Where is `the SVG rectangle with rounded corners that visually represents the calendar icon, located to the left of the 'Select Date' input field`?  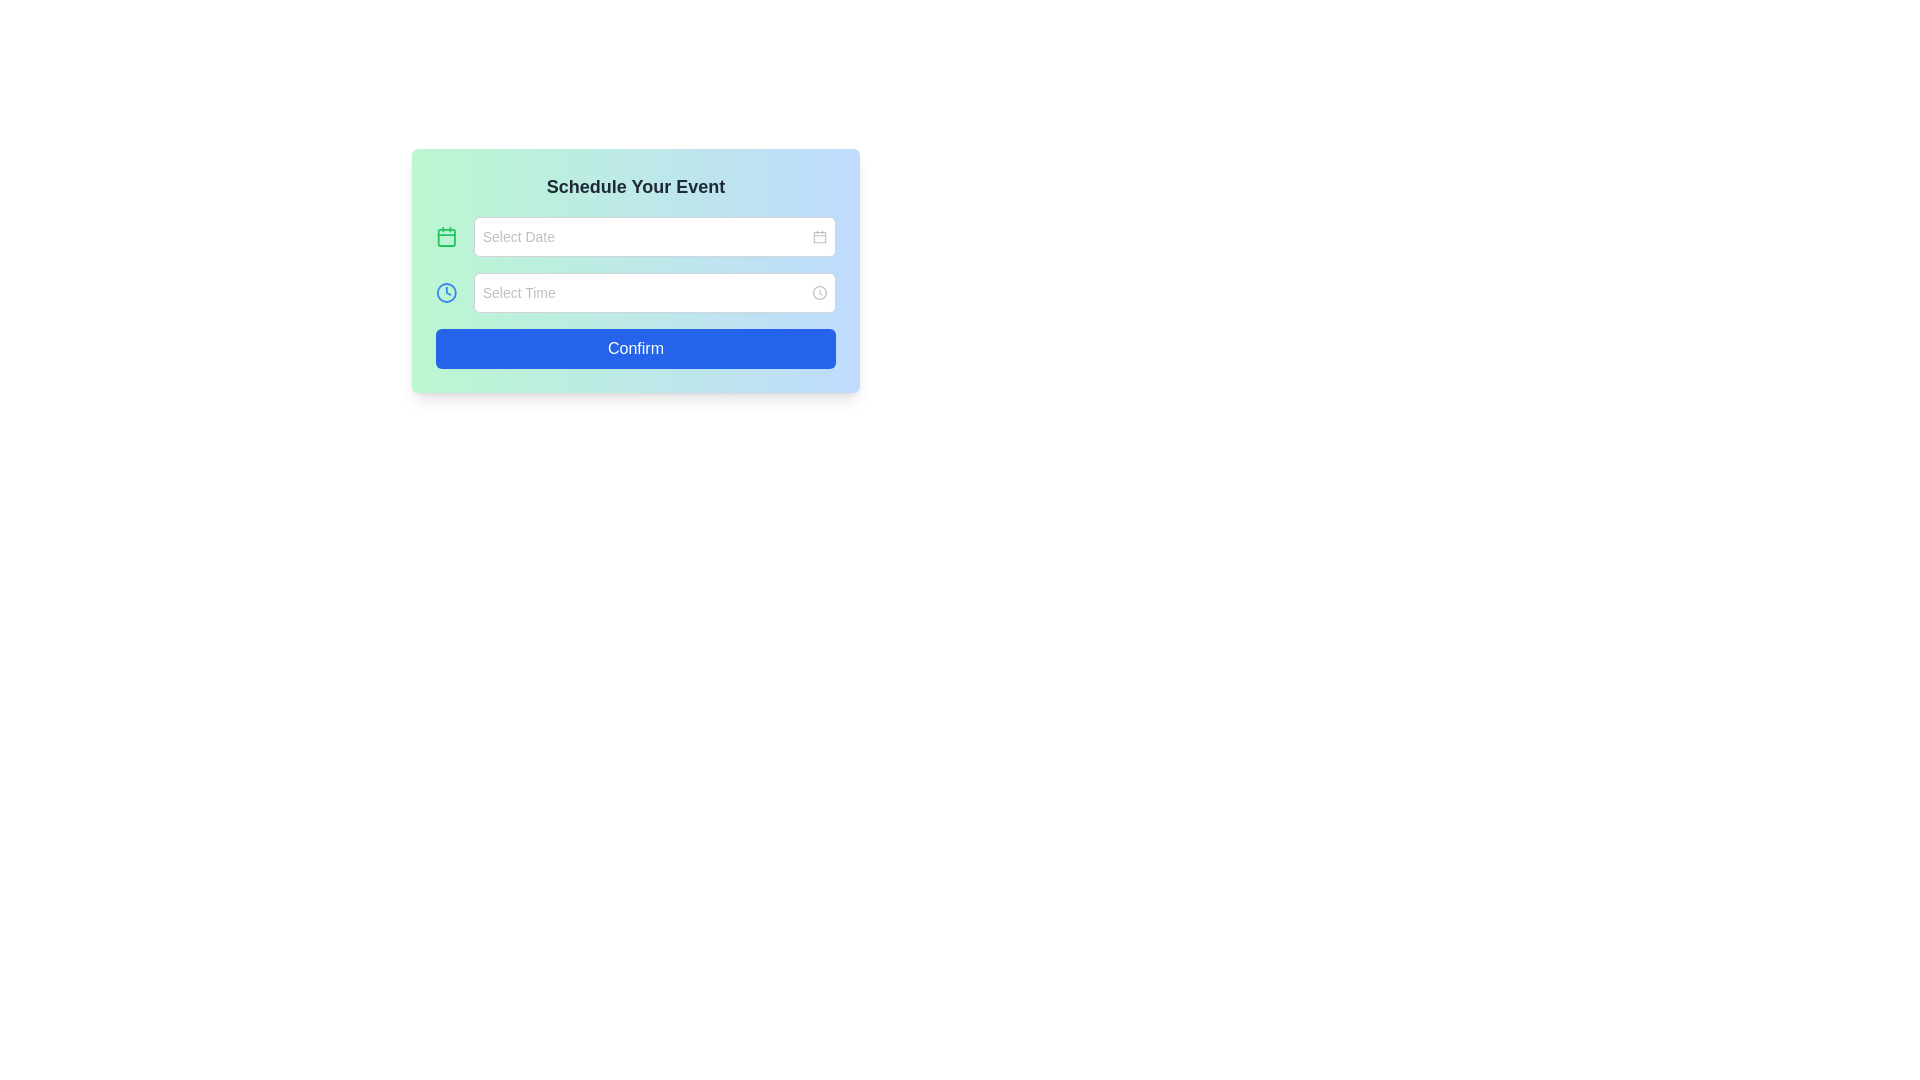 the SVG rectangle with rounded corners that visually represents the calendar icon, located to the left of the 'Select Date' input field is located at coordinates (445, 236).